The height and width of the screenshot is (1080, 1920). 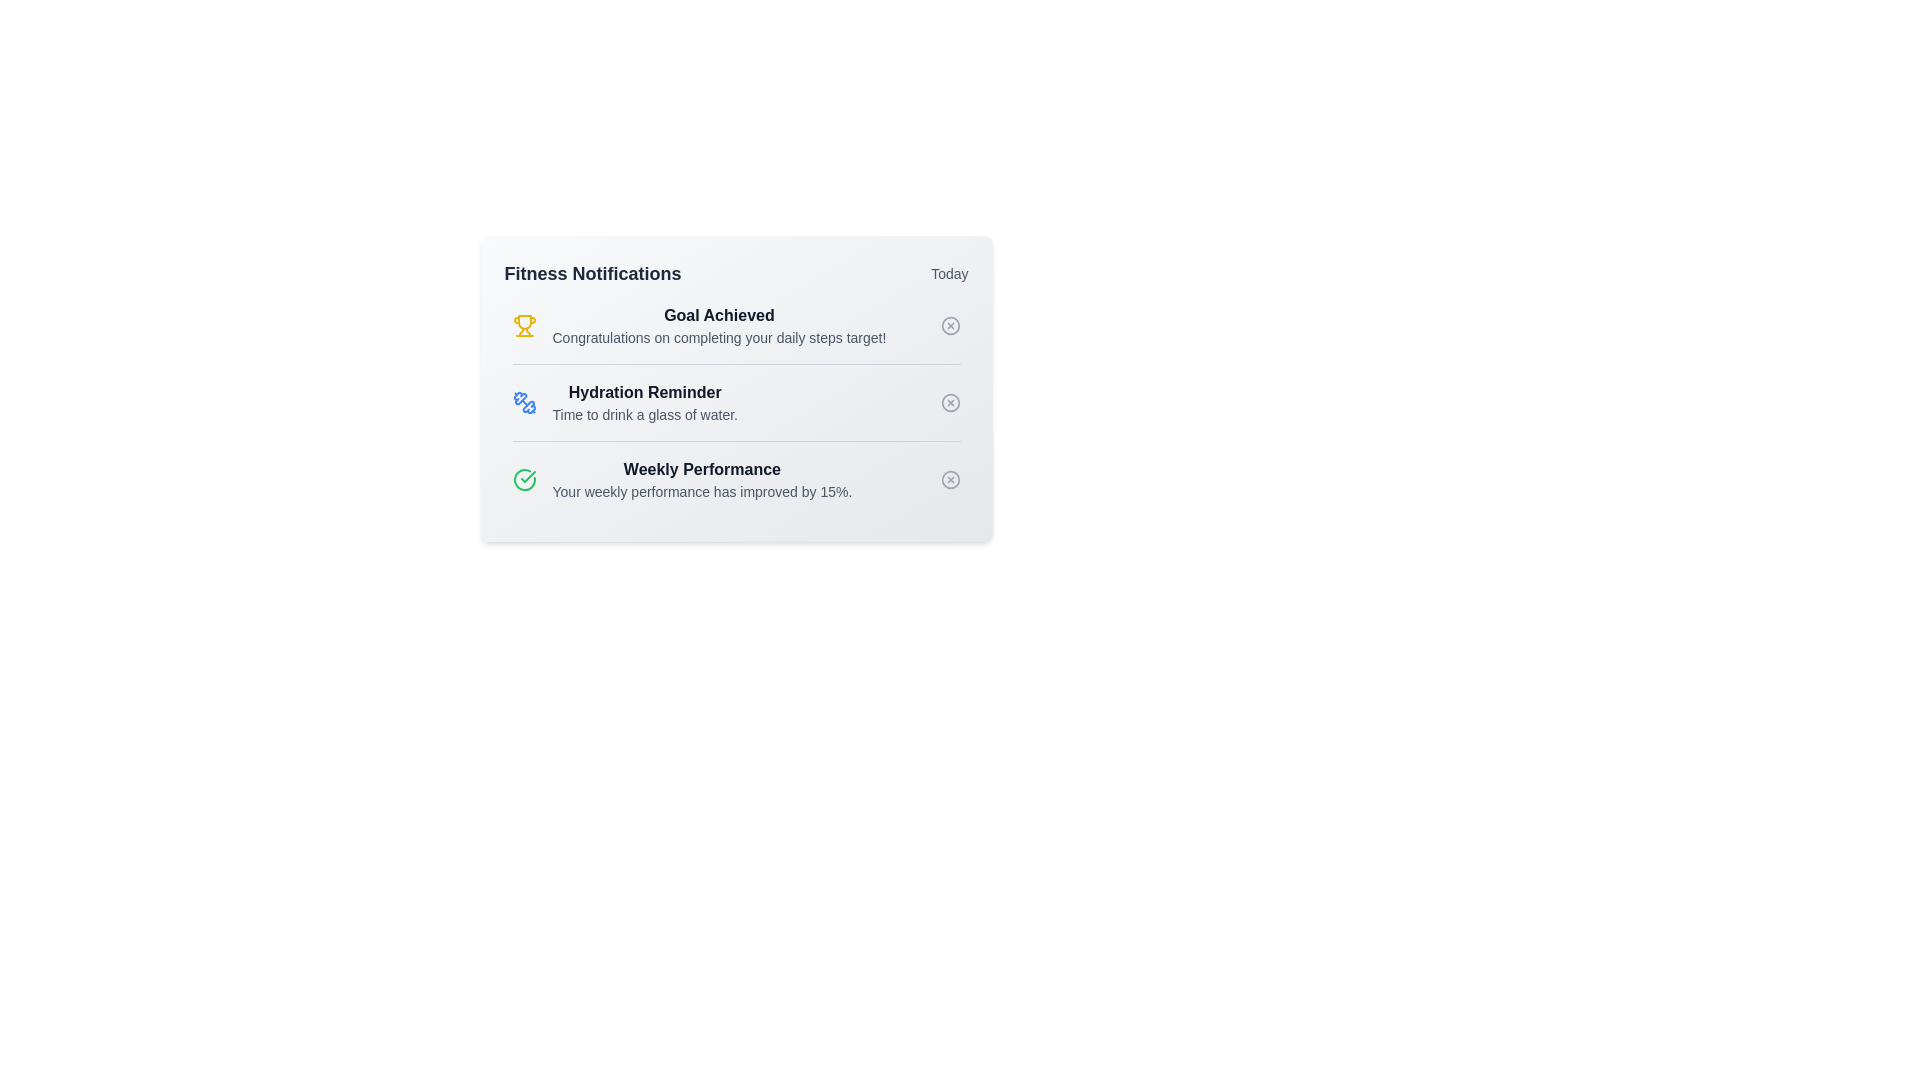 I want to click on the green circular checkmark icon of the 'Weekly Performance' notification item, which is the third item in the 'Fitness Notifications' section, so click(x=682, y=479).